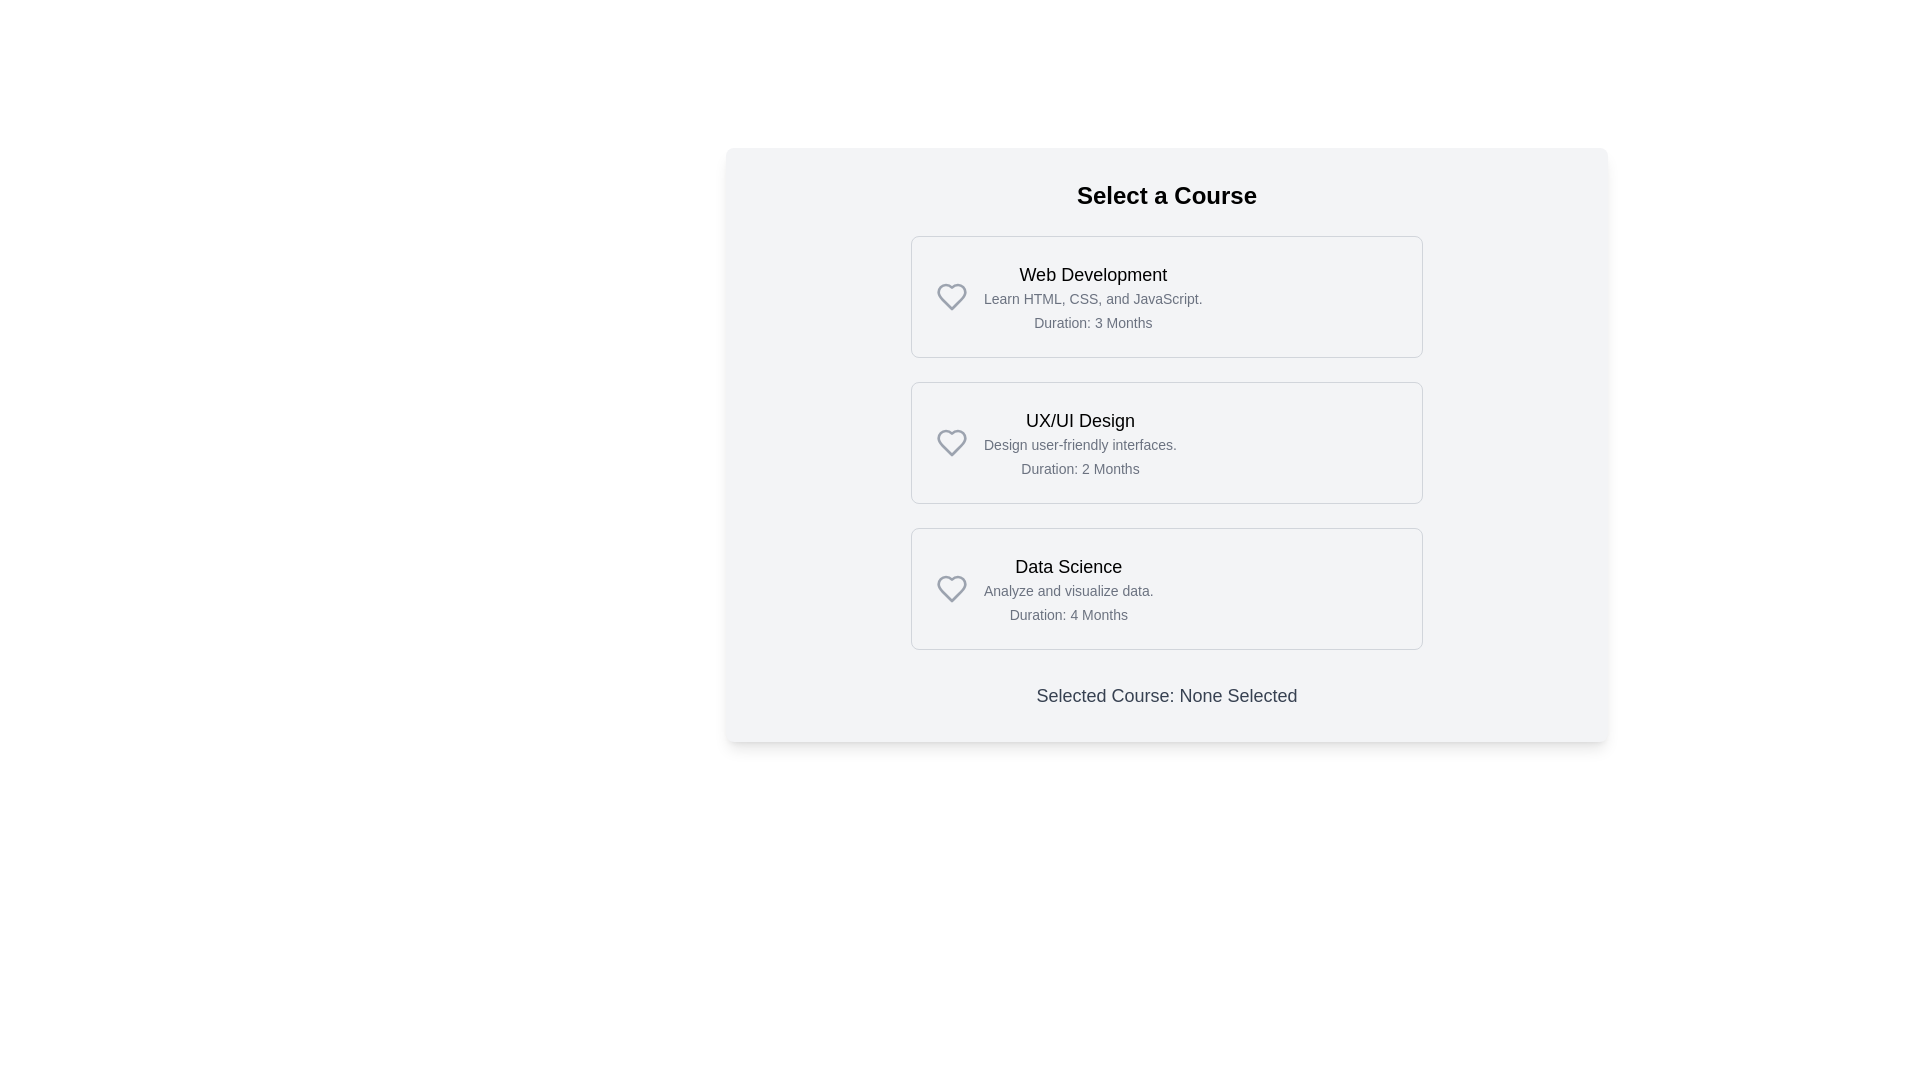 Image resolution: width=1920 pixels, height=1080 pixels. What do you see at coordinates (1092, 299) in the screenshot?
I see `the text element that reads 'Learn HTML, CSS, and JavaScript.' positioned within the 'Web Development' box, located below the title and above the duration line` at bounding box center [1092, 299].